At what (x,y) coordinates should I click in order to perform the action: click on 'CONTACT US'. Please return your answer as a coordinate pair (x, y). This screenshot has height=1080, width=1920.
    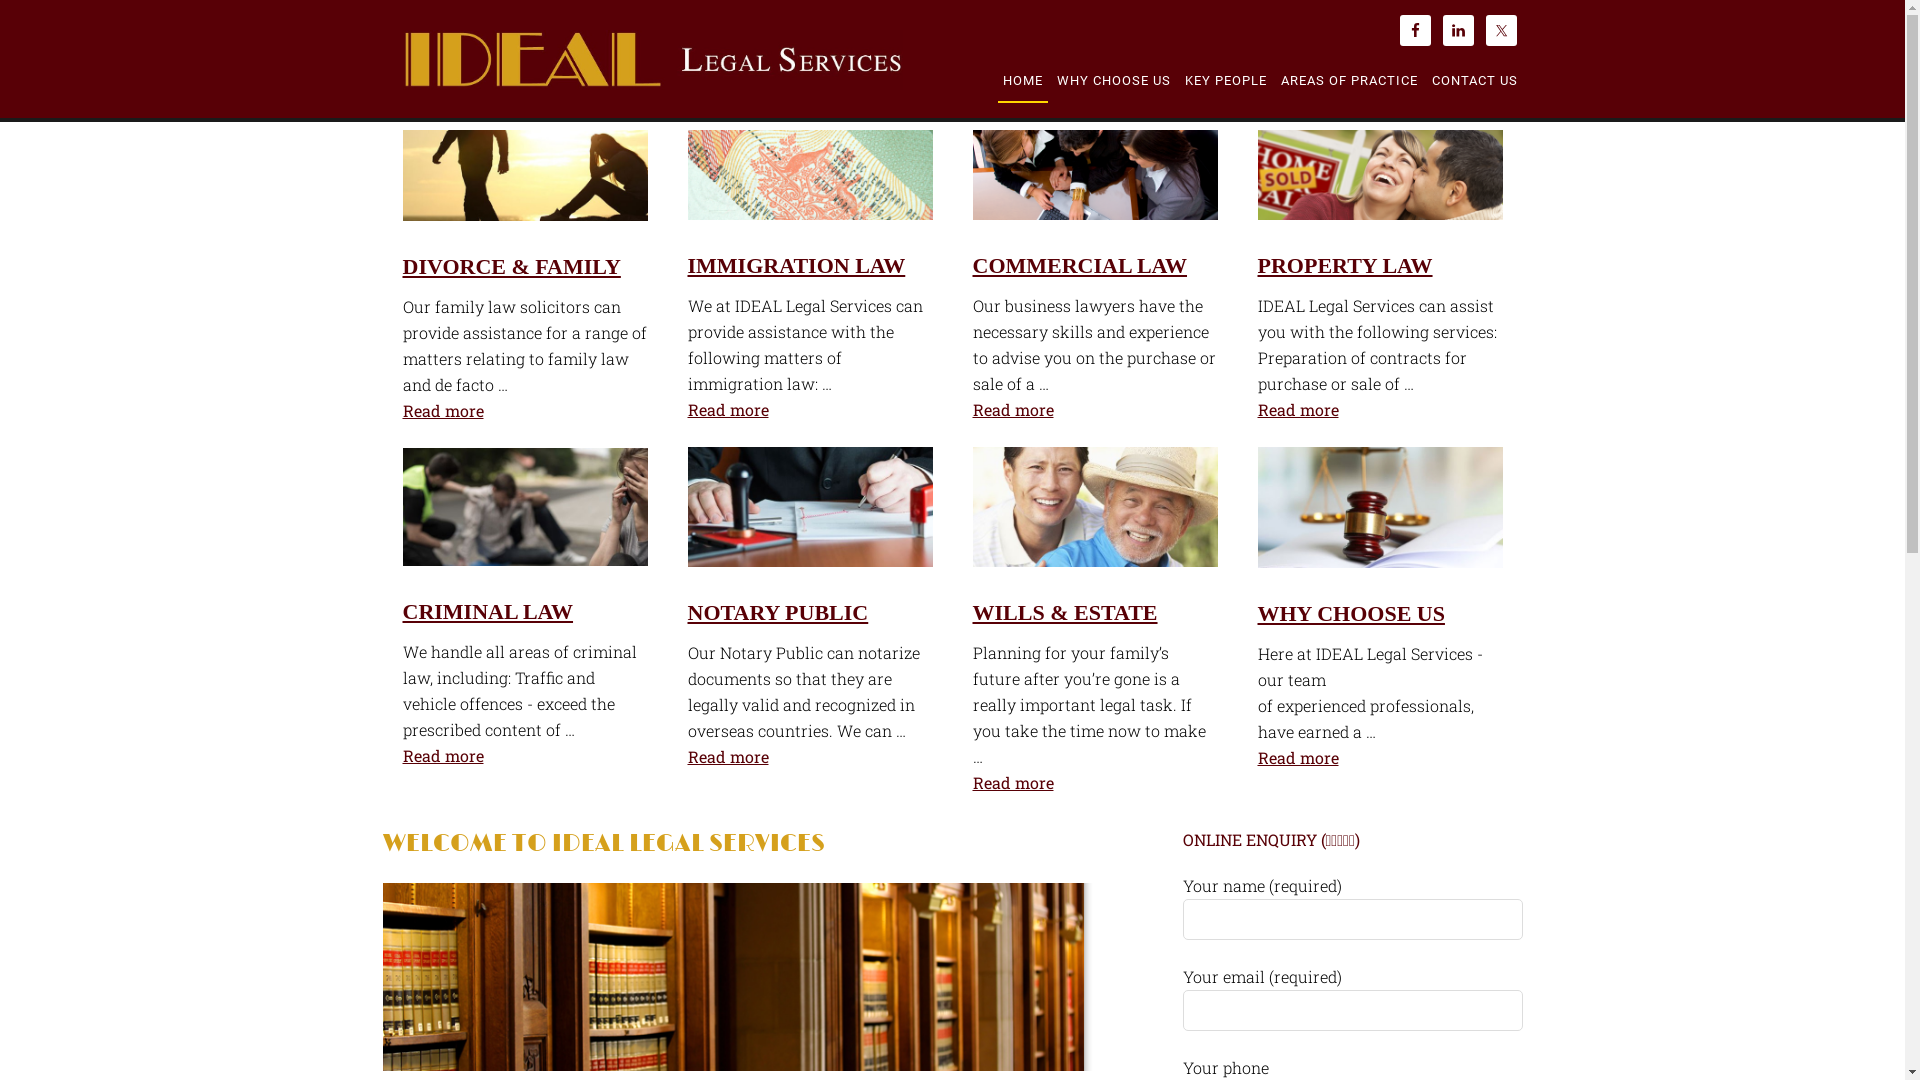
    Looking at the image, I should click on (1424, 80).